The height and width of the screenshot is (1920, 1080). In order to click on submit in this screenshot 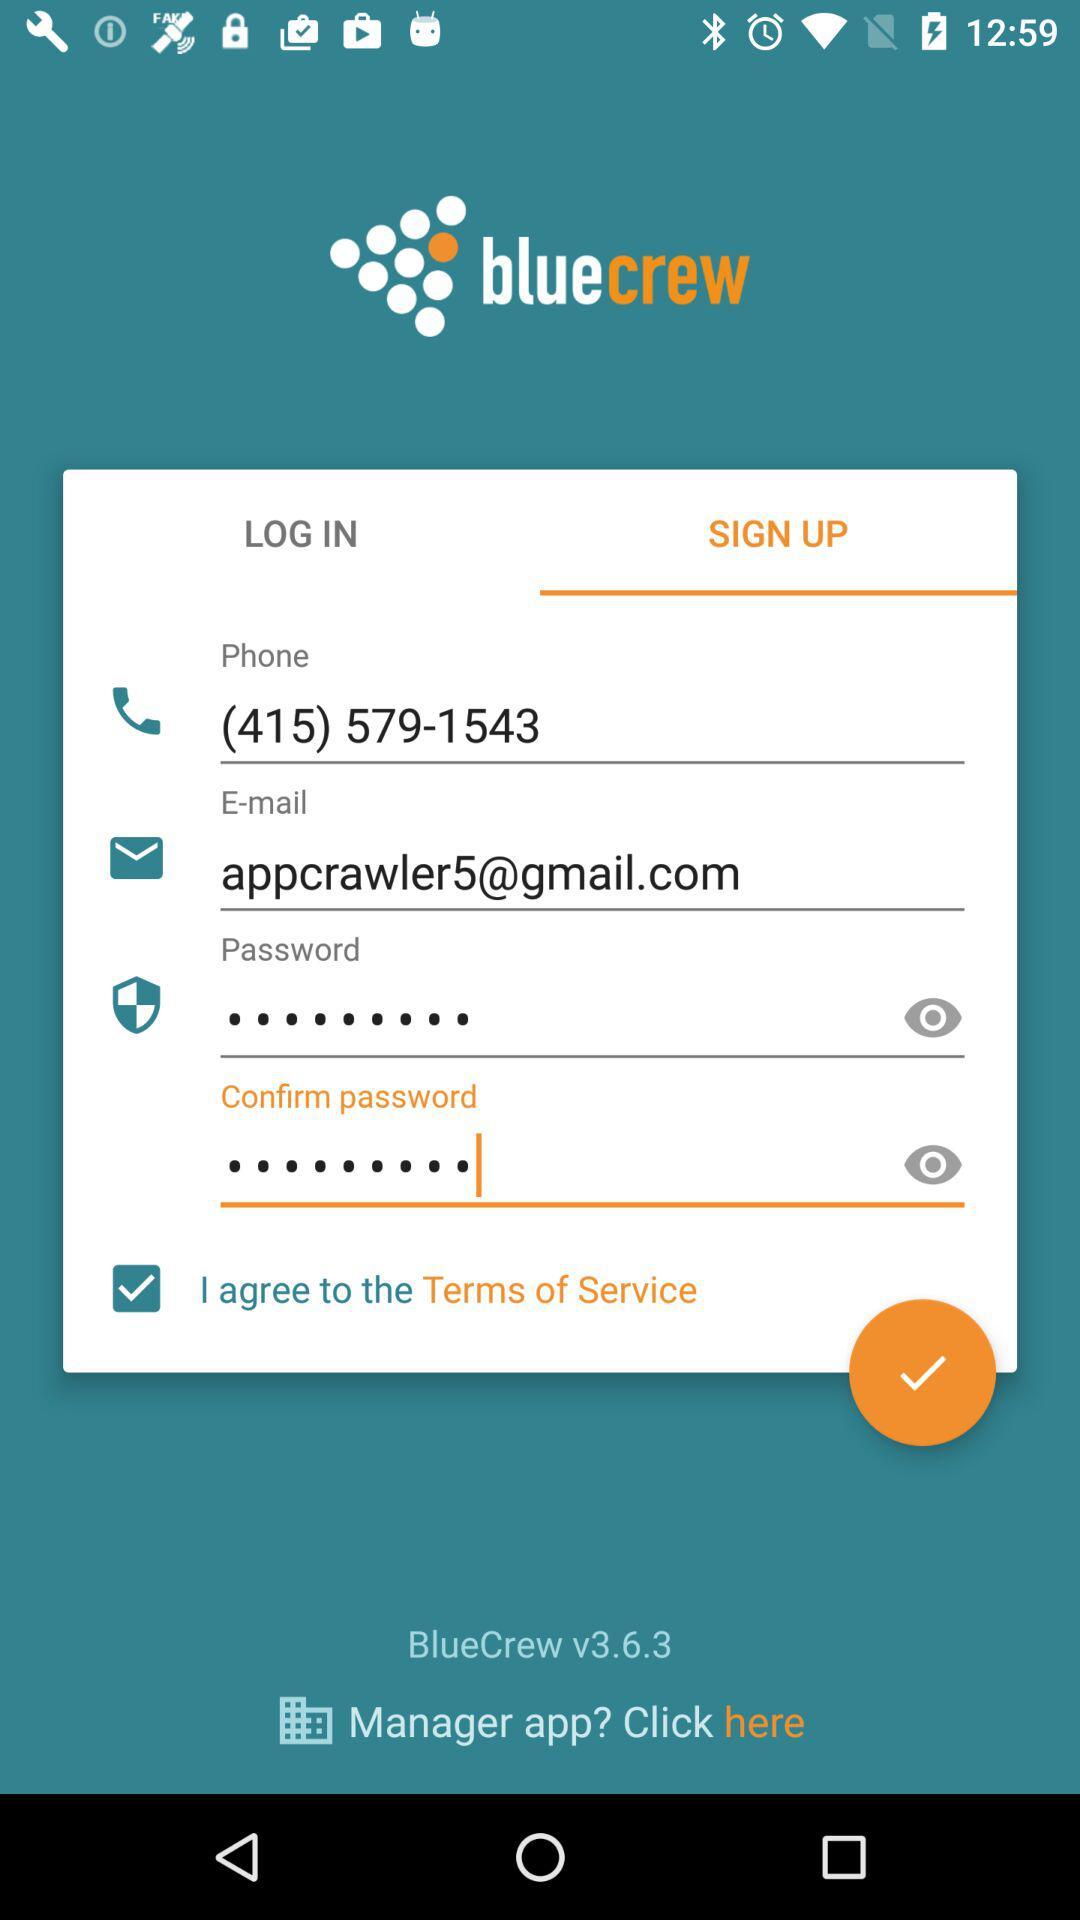, I will do `click(922, 1371)`.